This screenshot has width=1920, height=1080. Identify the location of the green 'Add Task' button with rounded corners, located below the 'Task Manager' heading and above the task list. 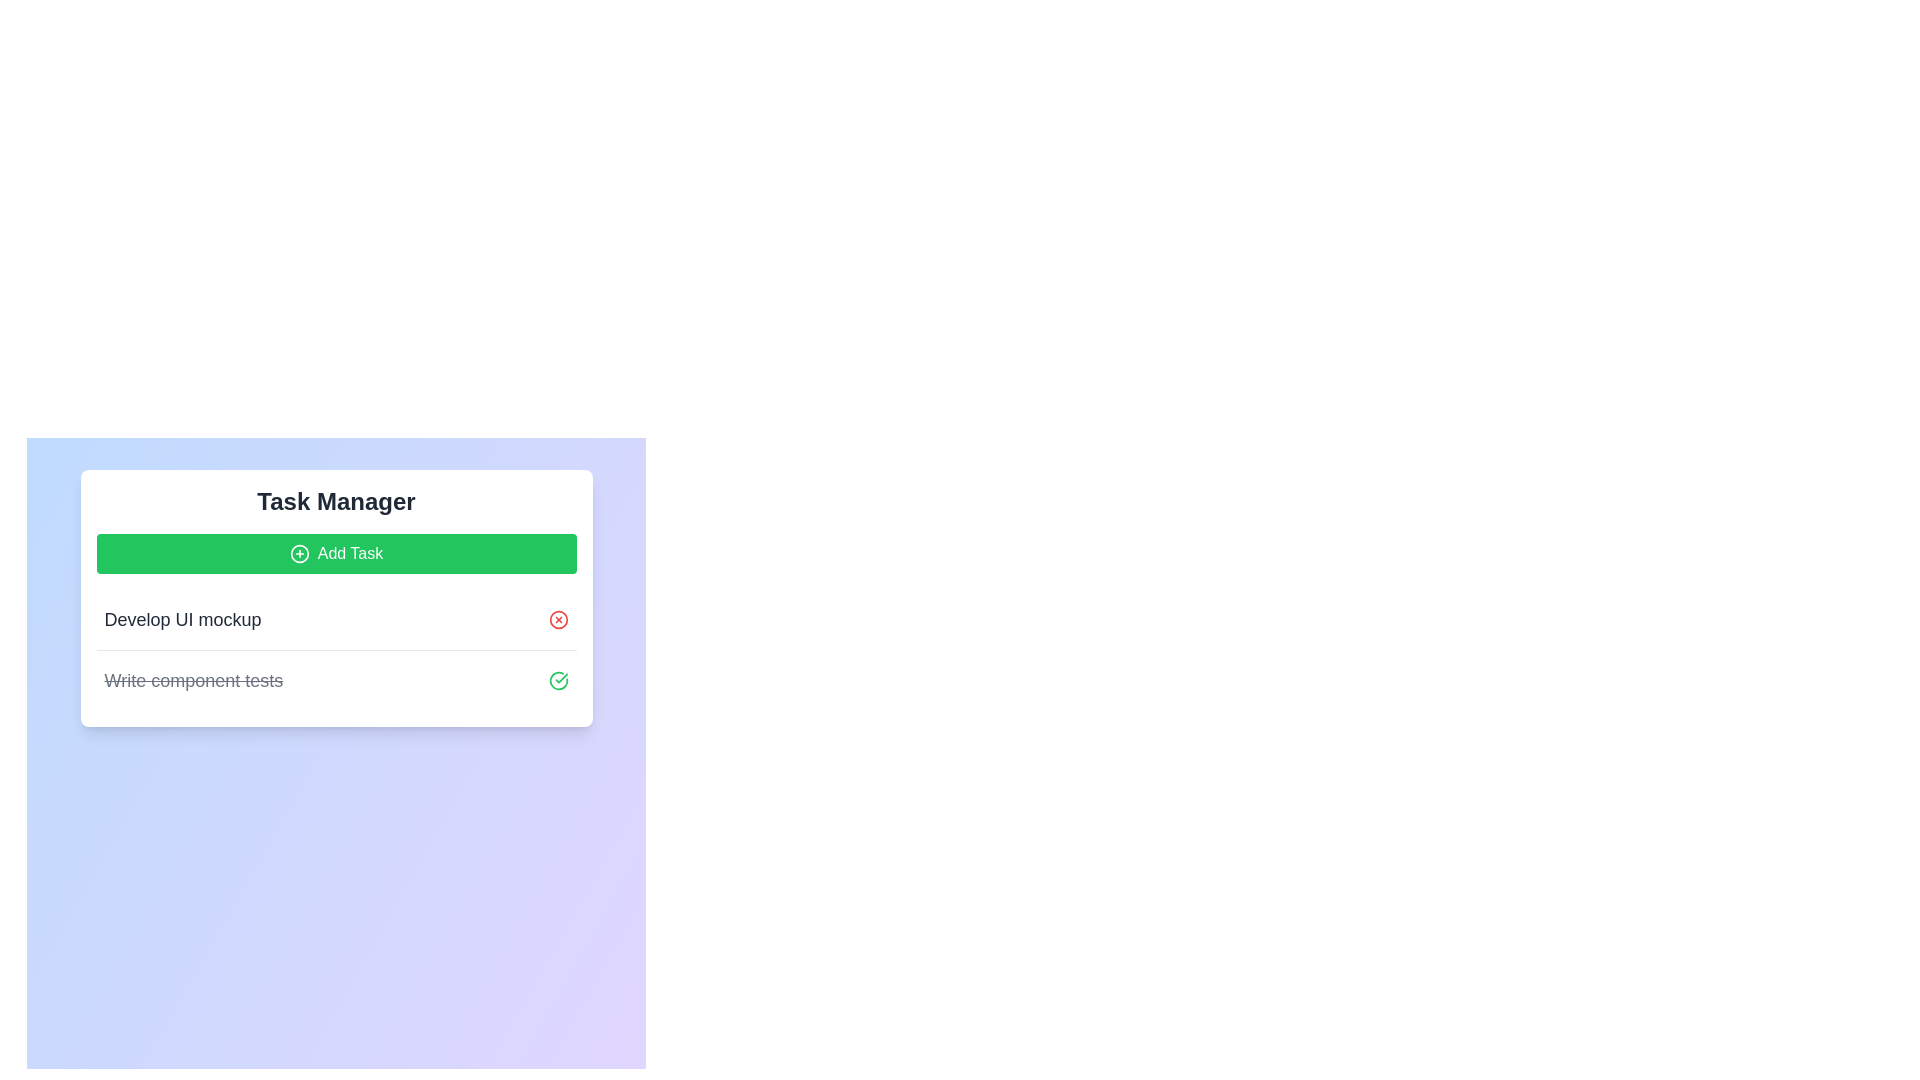
(336, 554).